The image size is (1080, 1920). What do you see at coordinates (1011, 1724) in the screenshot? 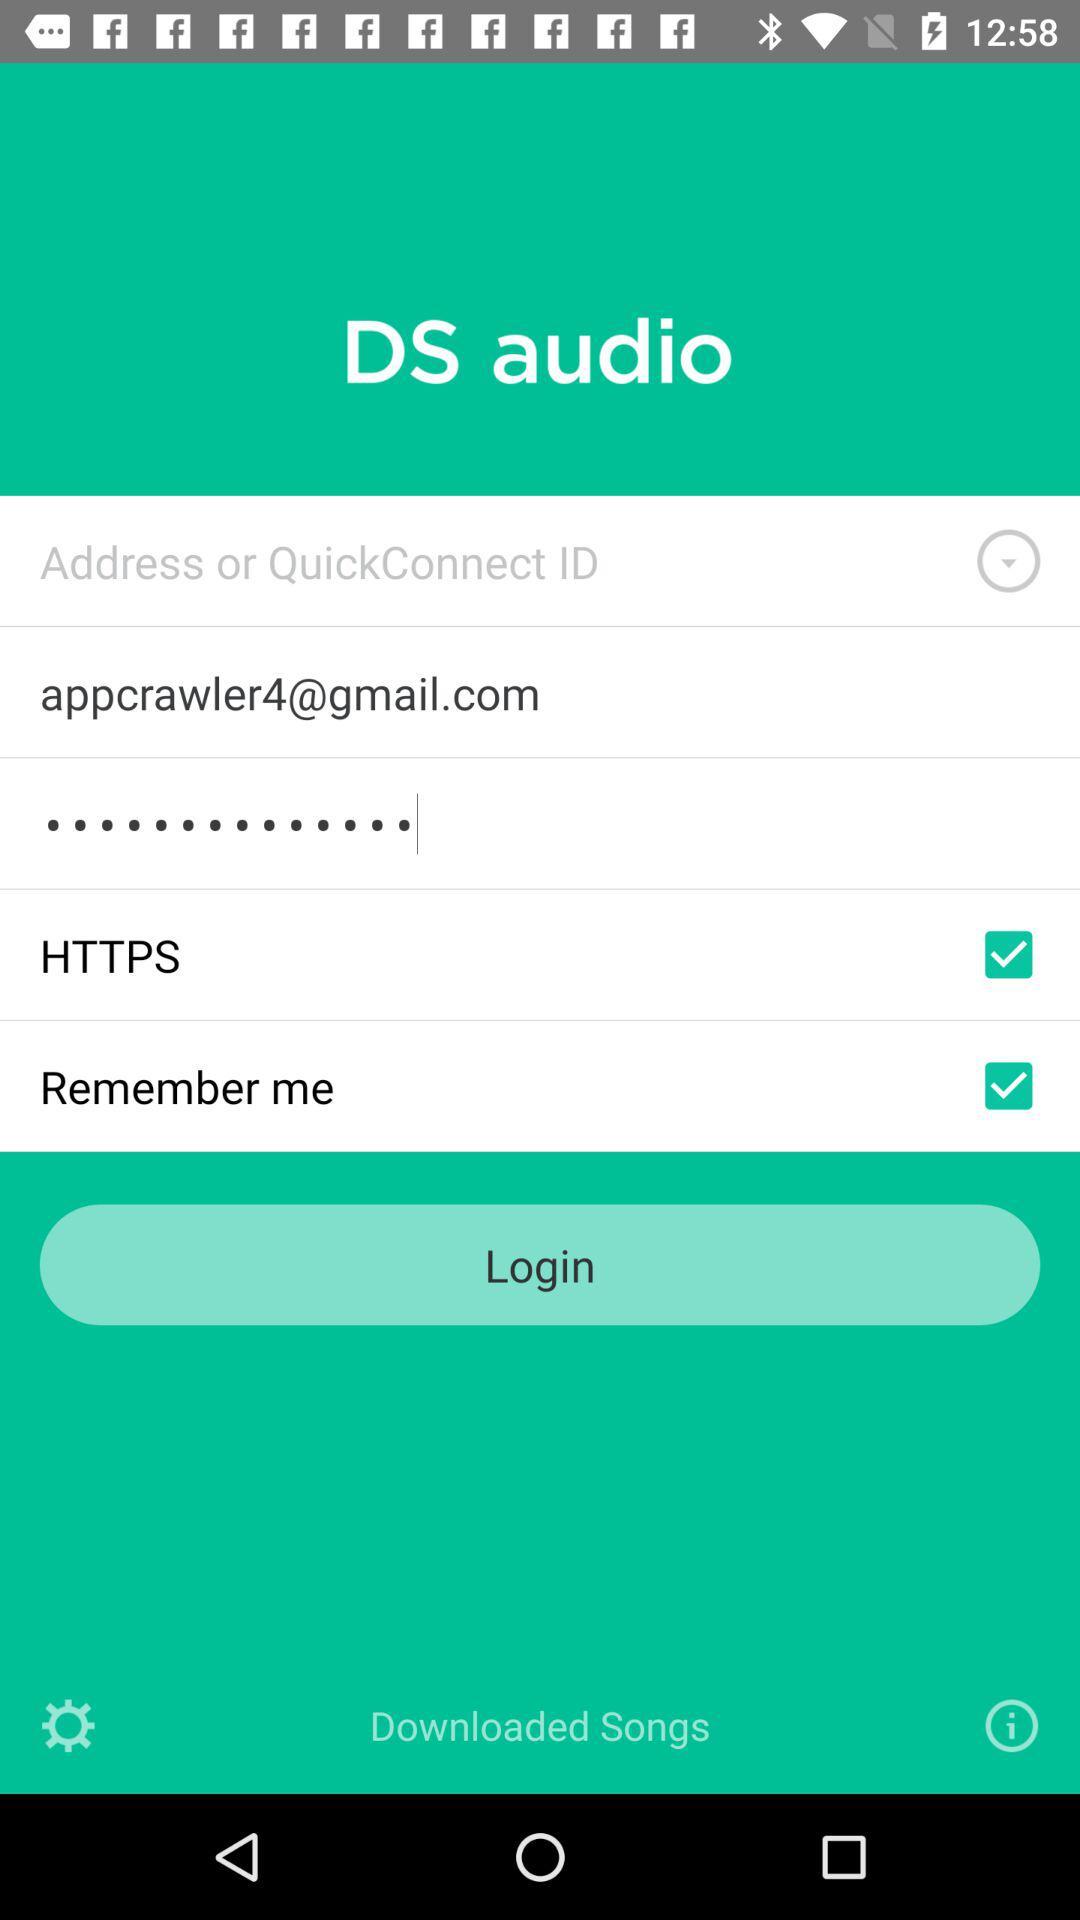
I see `open information` at bounding box center [1011, 1724].